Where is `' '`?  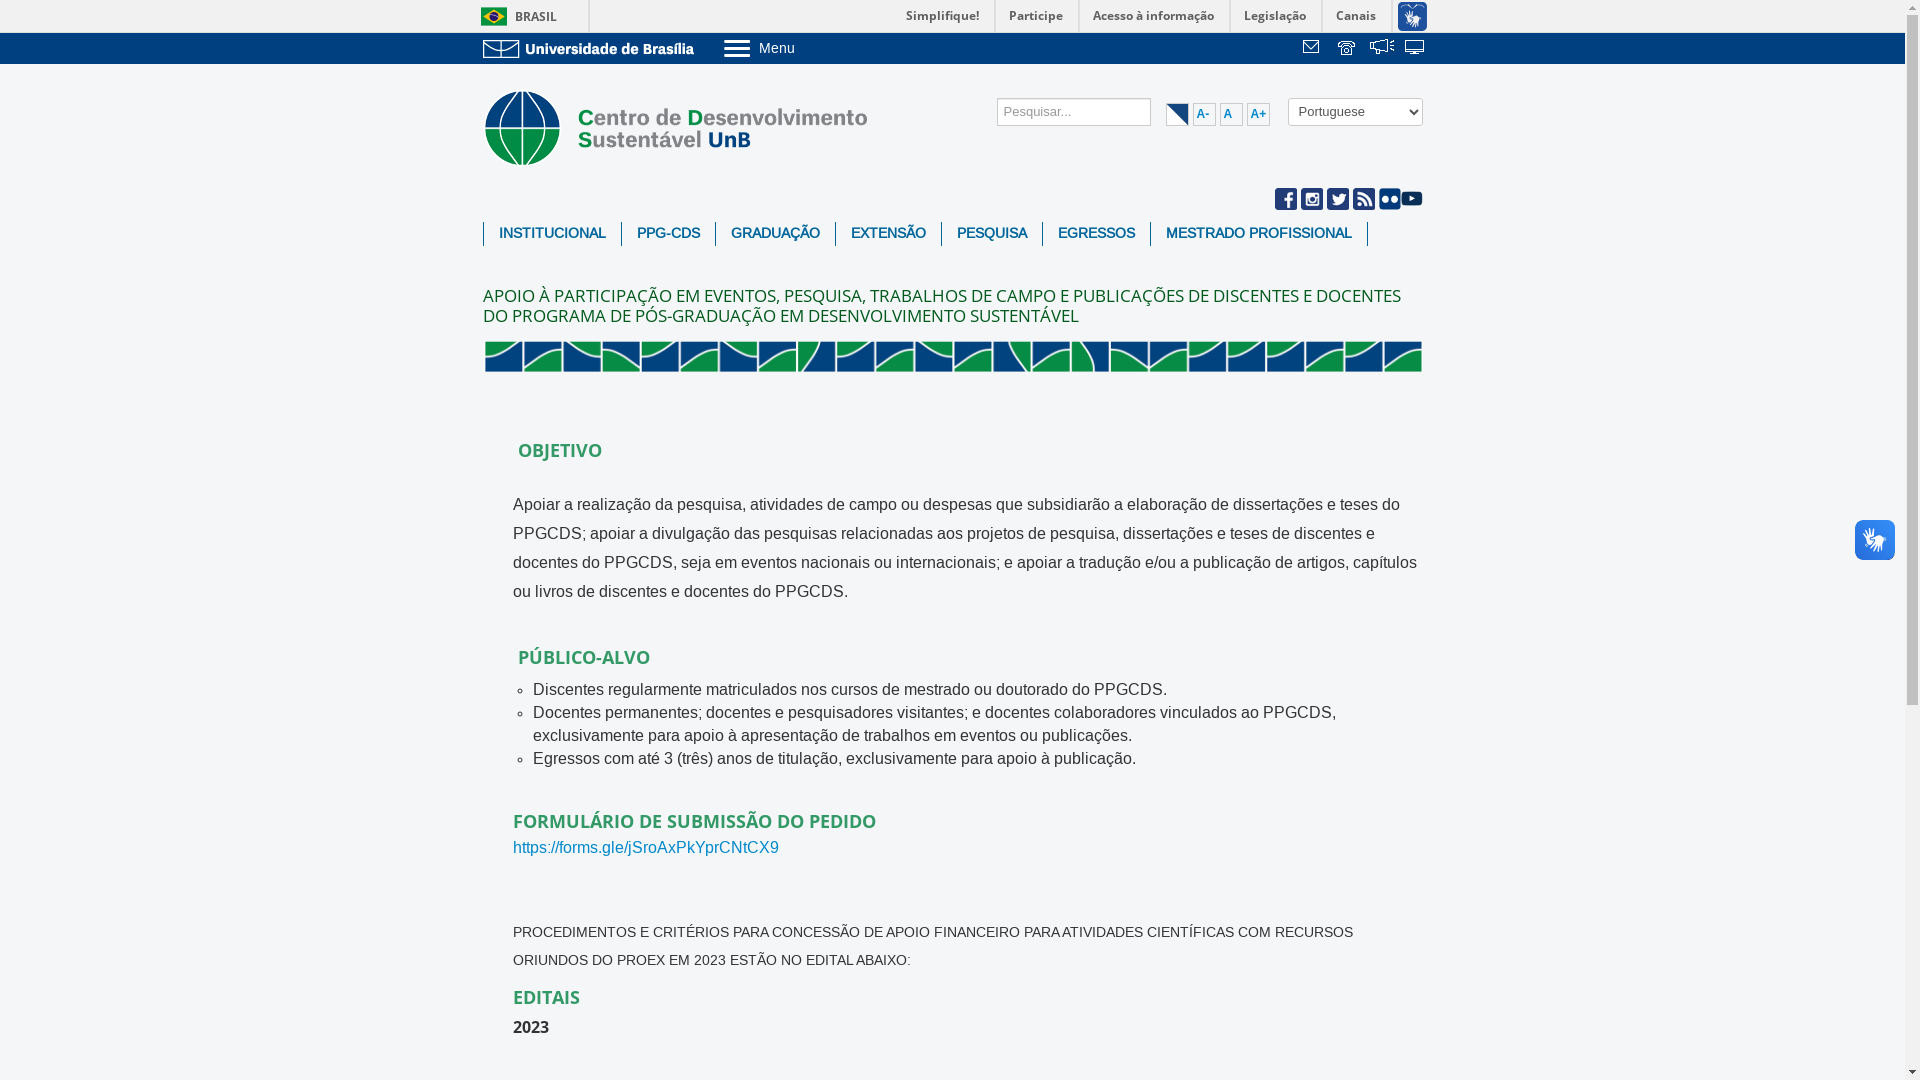 ' ' is located at coordinates (1314, 48).